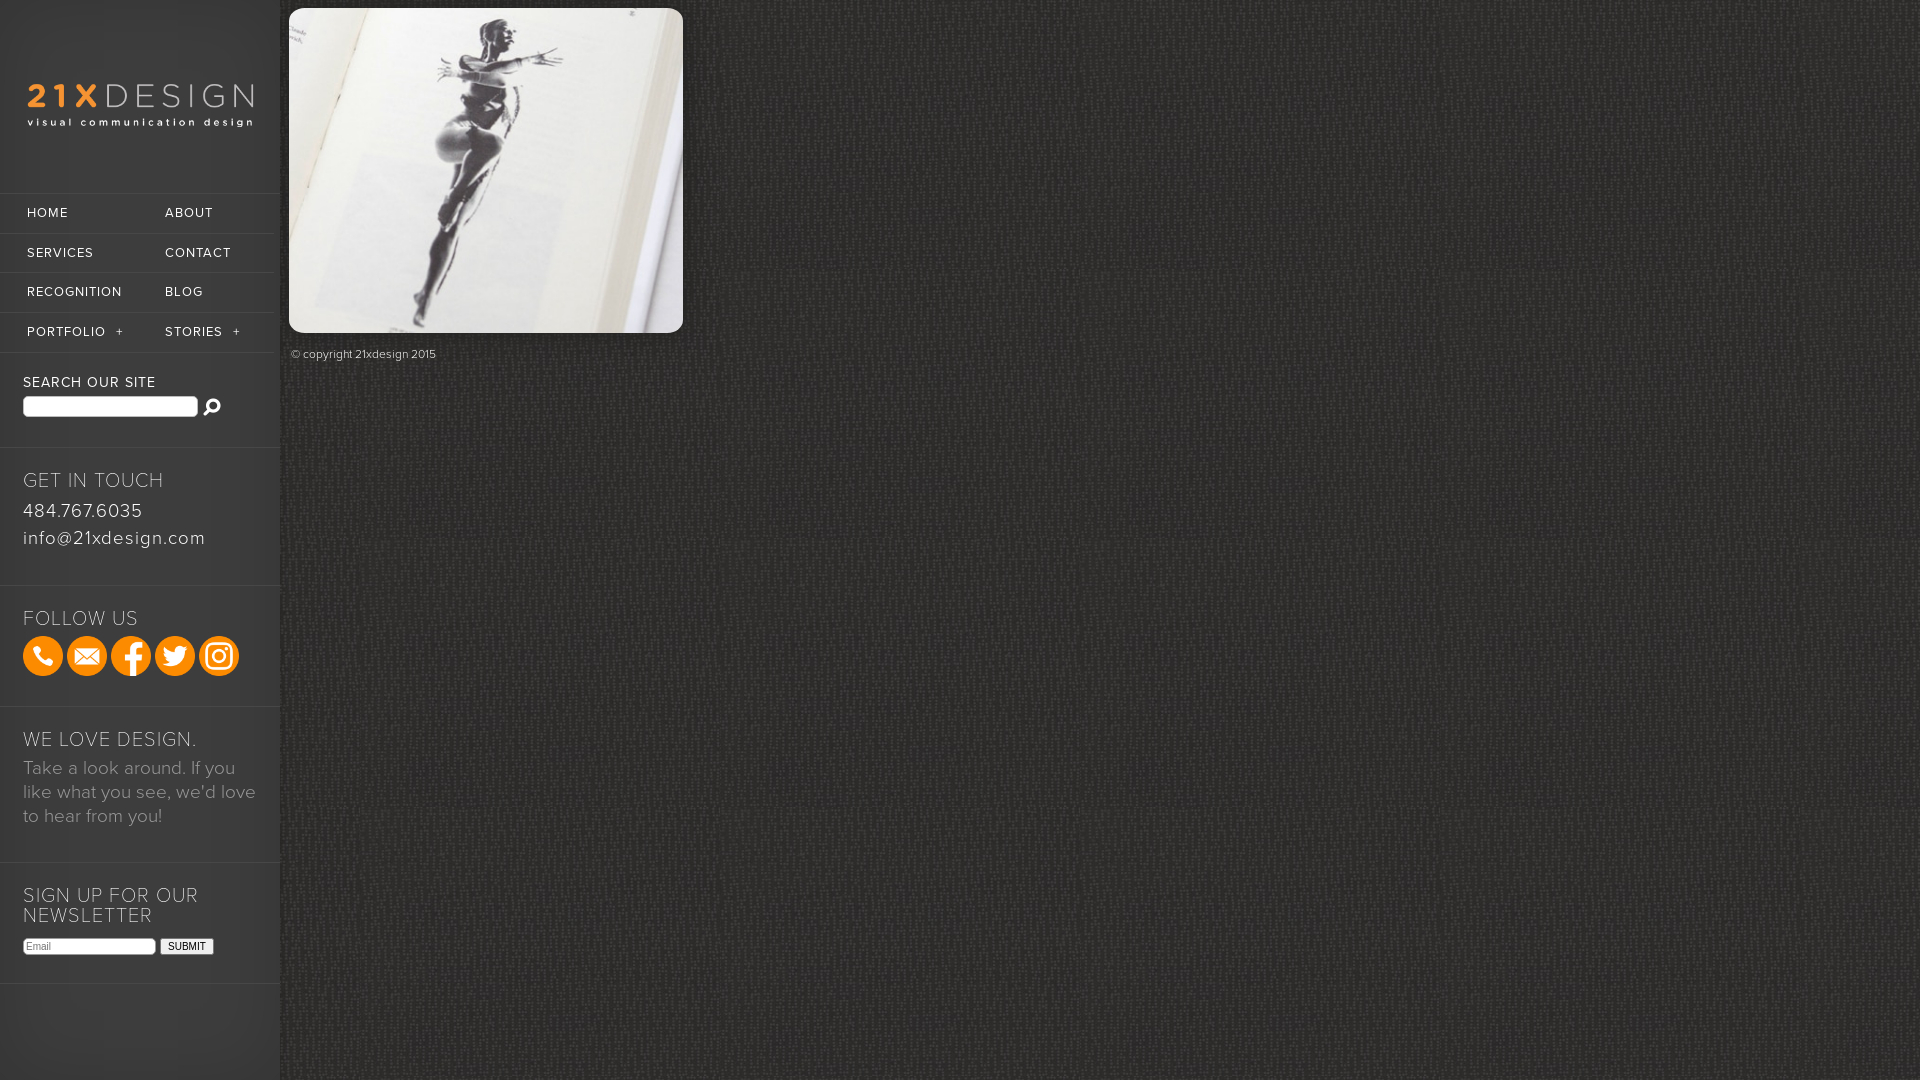 The height and width of the screenshot is (1080, 1920). Describe the element at coordinates (205, 253) in the screenshot. I see `'CONTACT'` at that location.